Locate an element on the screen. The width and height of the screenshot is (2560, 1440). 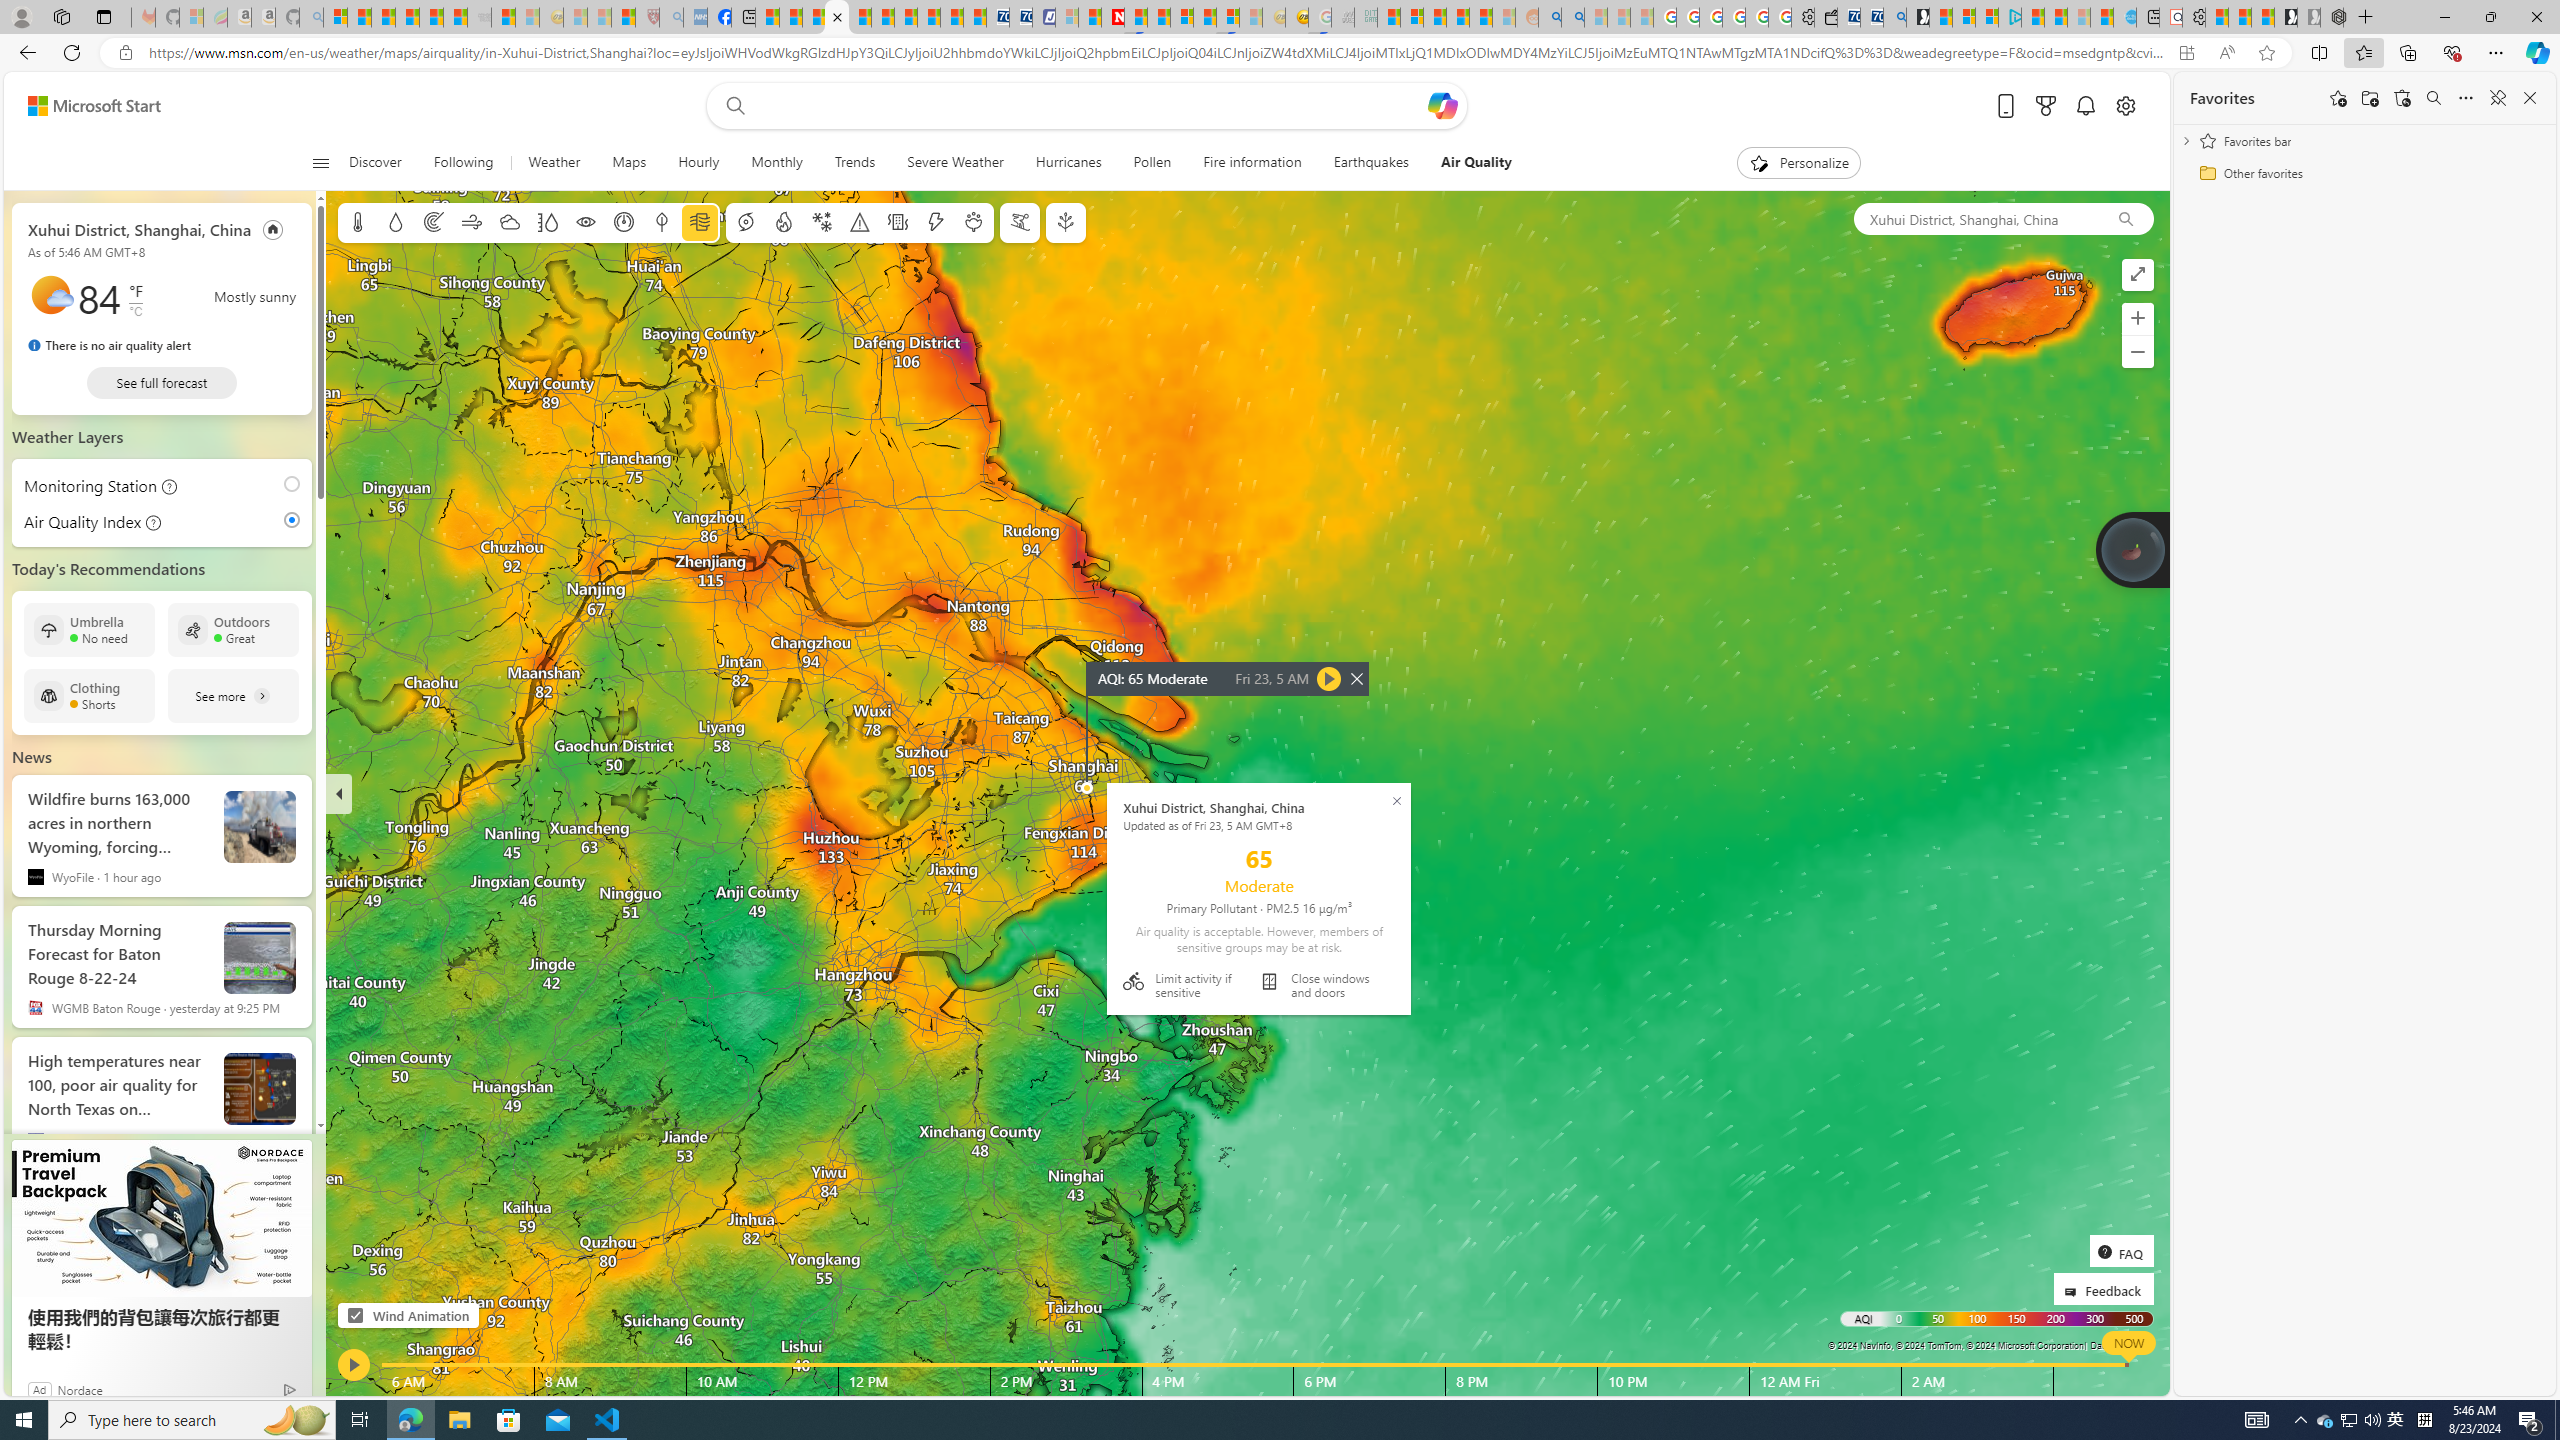
'Nordace - Nordace Siena Is Not An Ordinary Backpack' is located at coordinates (2331, 16).